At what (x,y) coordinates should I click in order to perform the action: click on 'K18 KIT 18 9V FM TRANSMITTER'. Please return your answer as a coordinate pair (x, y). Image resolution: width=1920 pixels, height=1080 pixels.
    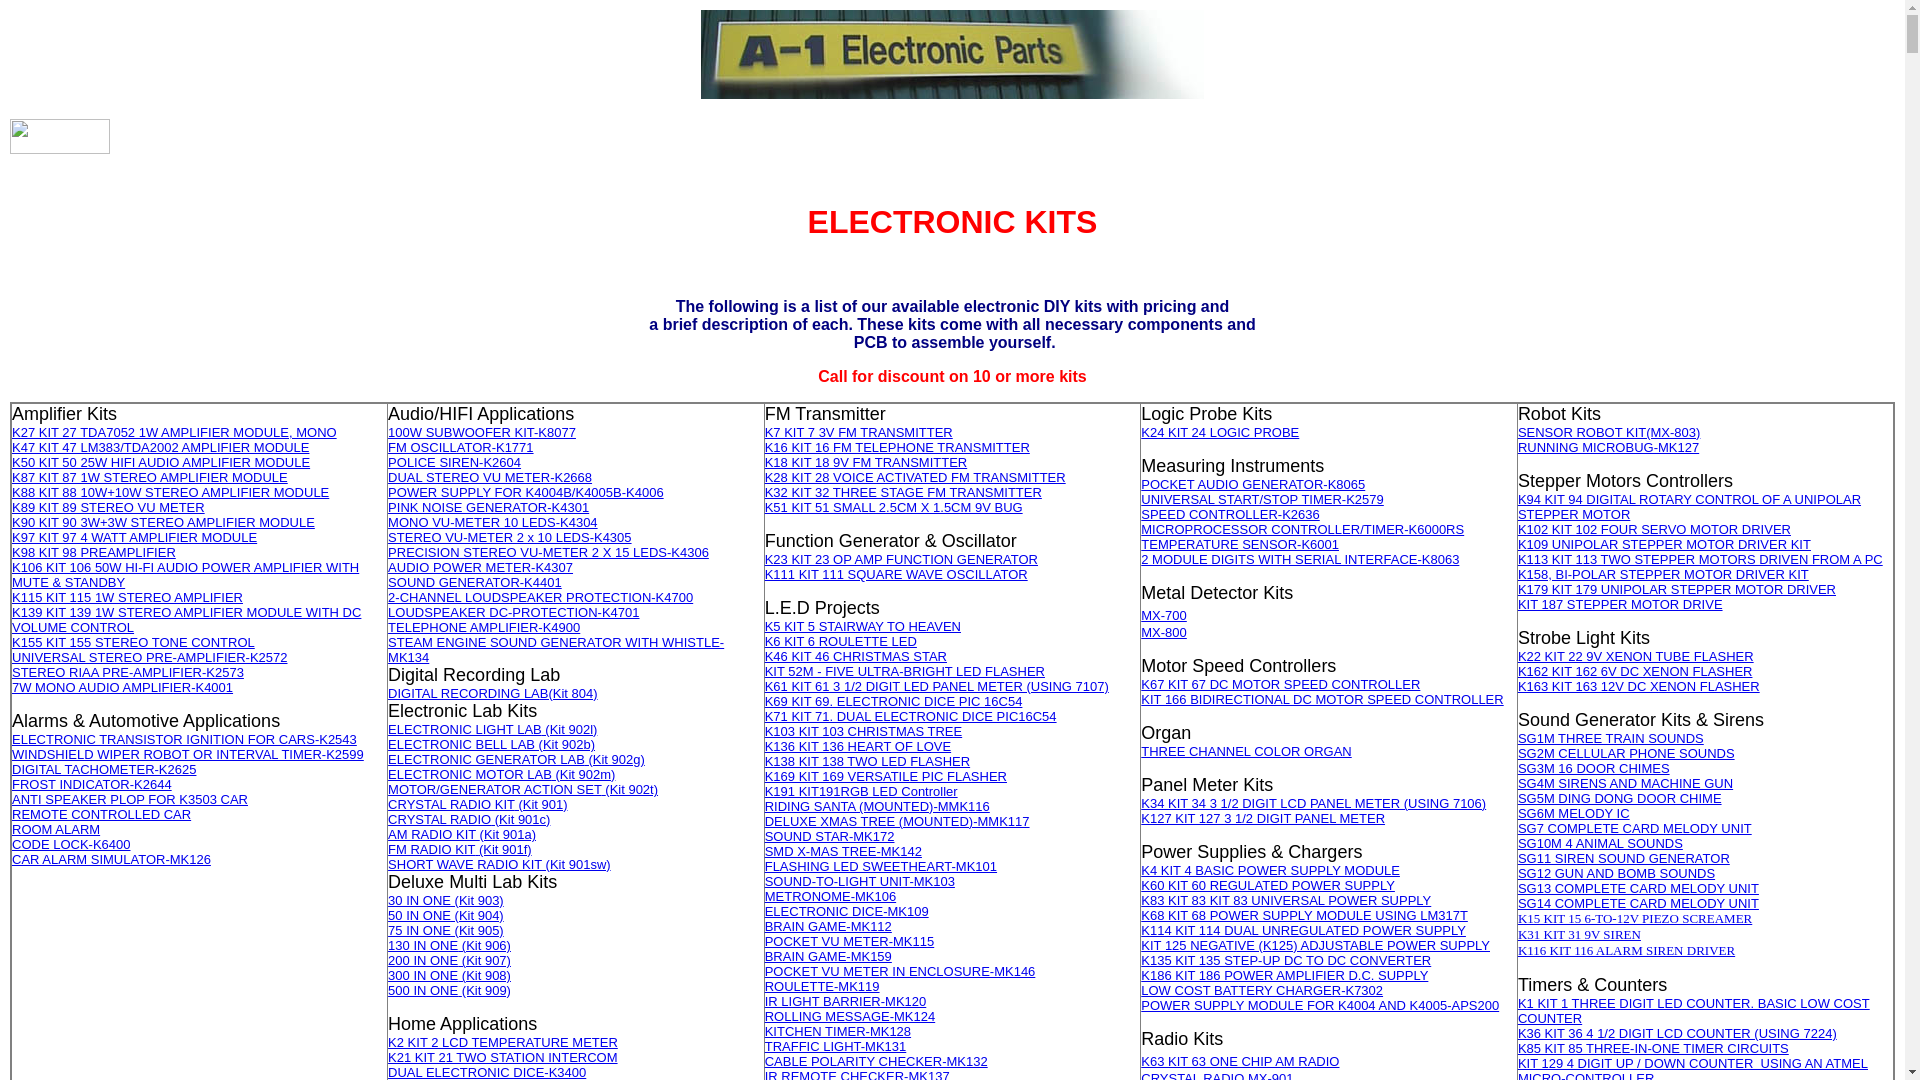
    Looking at the image, I should click on (866, 462).